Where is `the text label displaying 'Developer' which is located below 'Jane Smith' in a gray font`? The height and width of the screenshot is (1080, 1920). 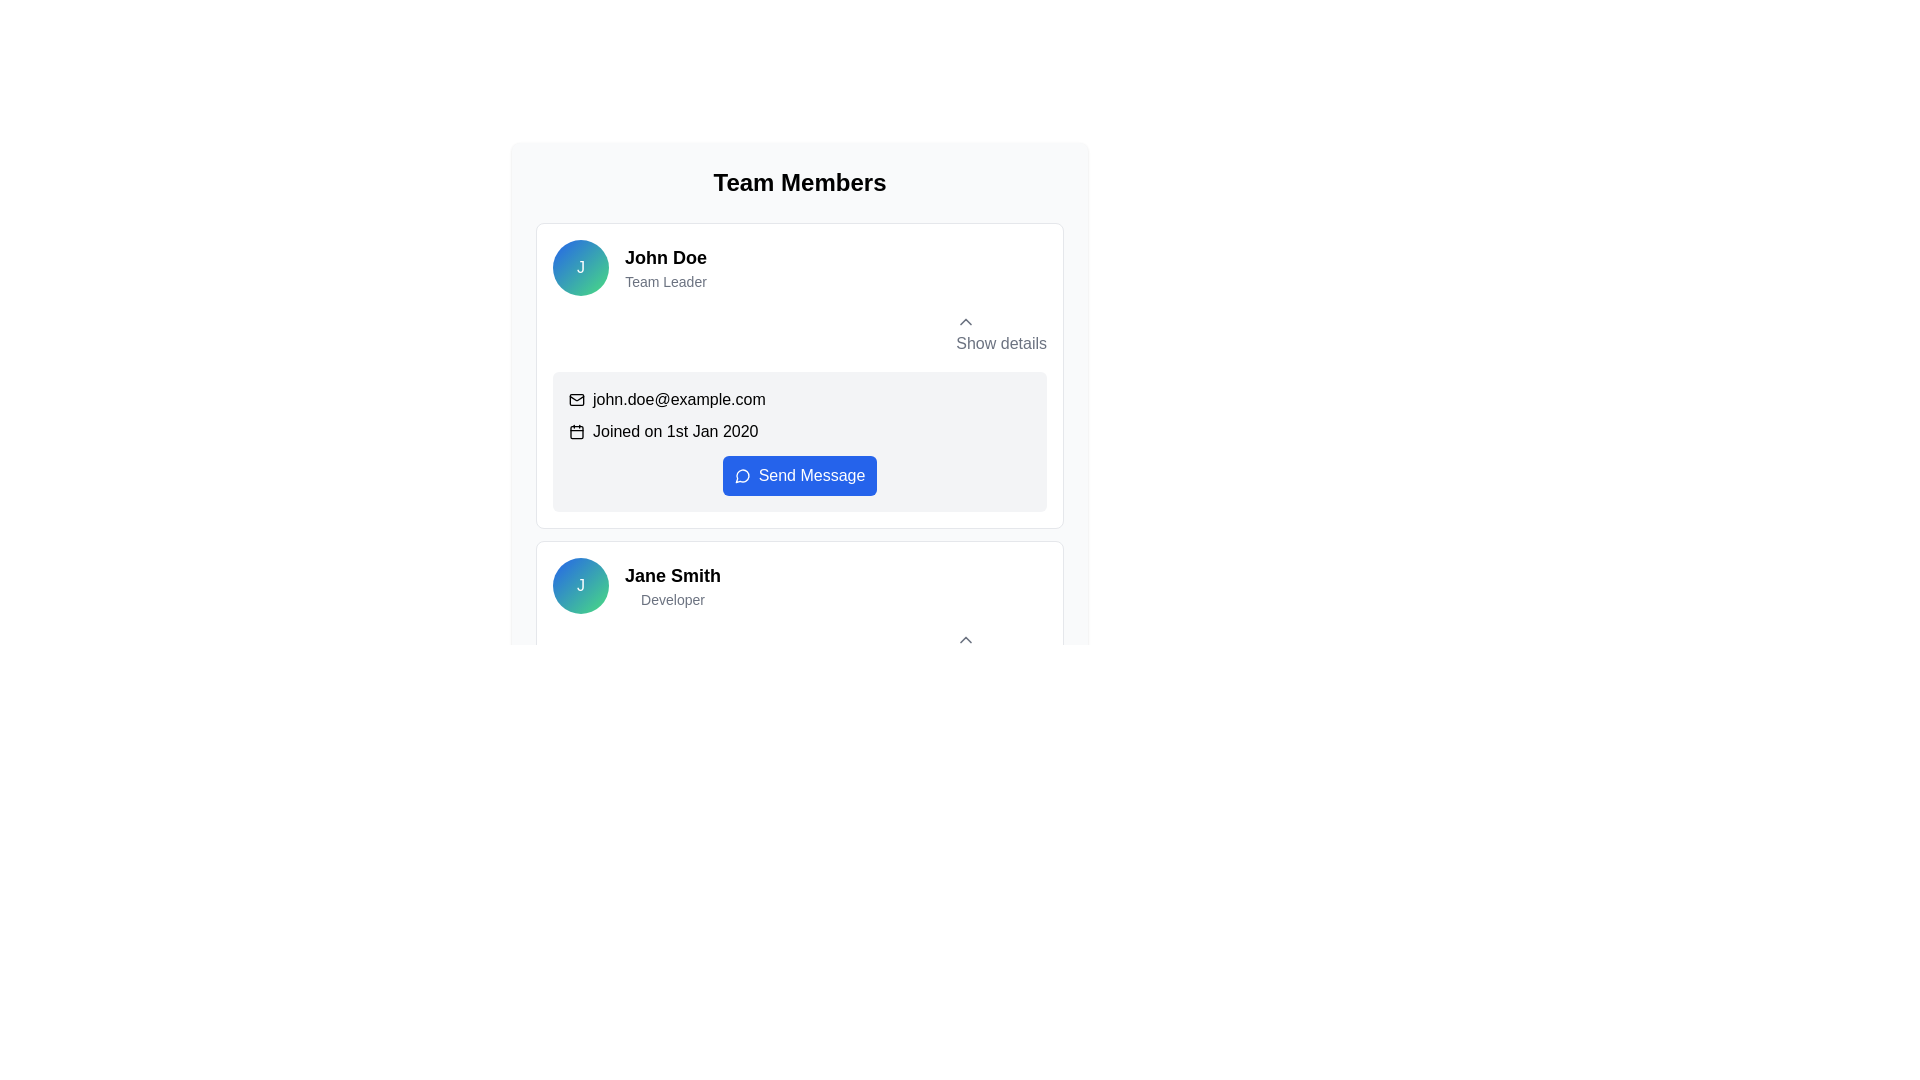 the text label displaying 'Developer' which is located below 'Jane Smith' in a gray font is located at coordinates (672, 599).